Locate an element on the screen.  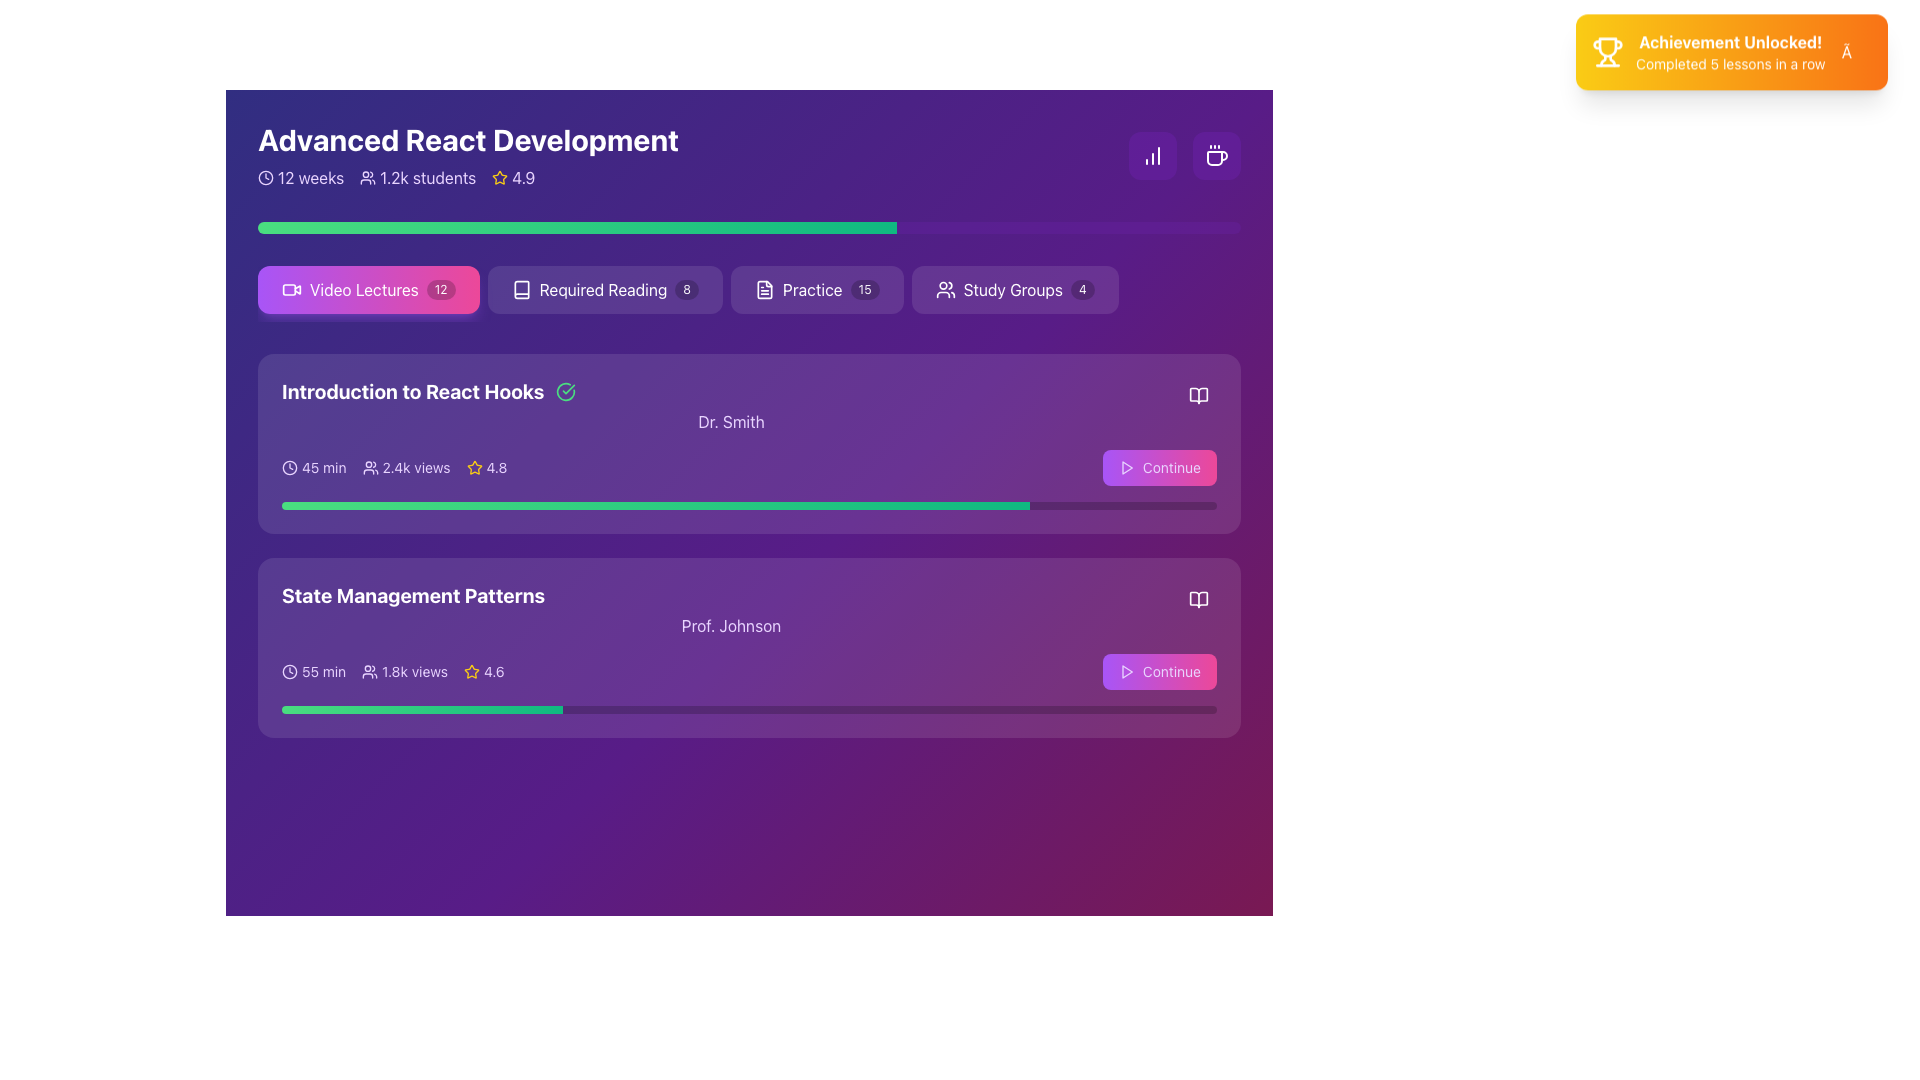
the reading material icon located at the top-right of the 'Introduction to React Hooks' card is located at coordinates (1199, 396).